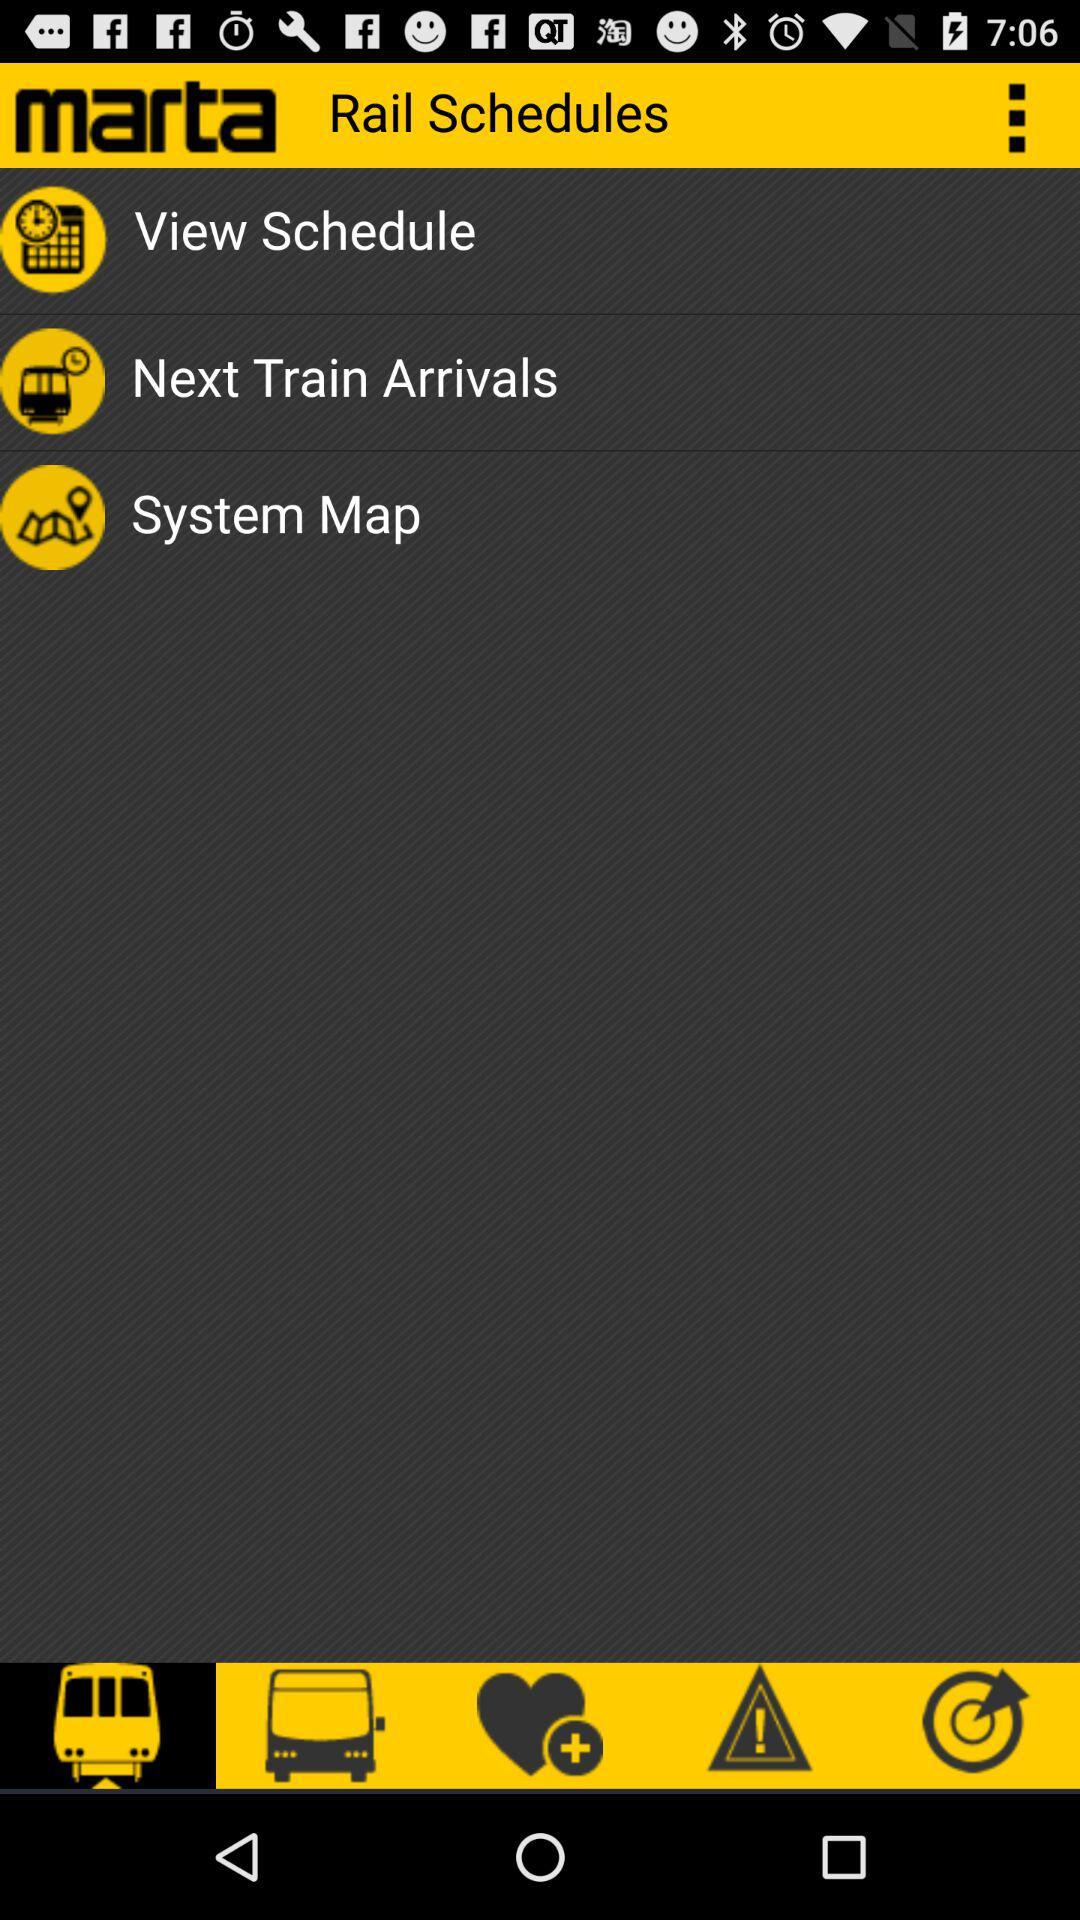 This screenshot has height=1920, width=1080. What do you see at coordinates (971, 1725) in the screenshot?
I see `icon at the bottom right corner` at bounding box center [971, 1725].